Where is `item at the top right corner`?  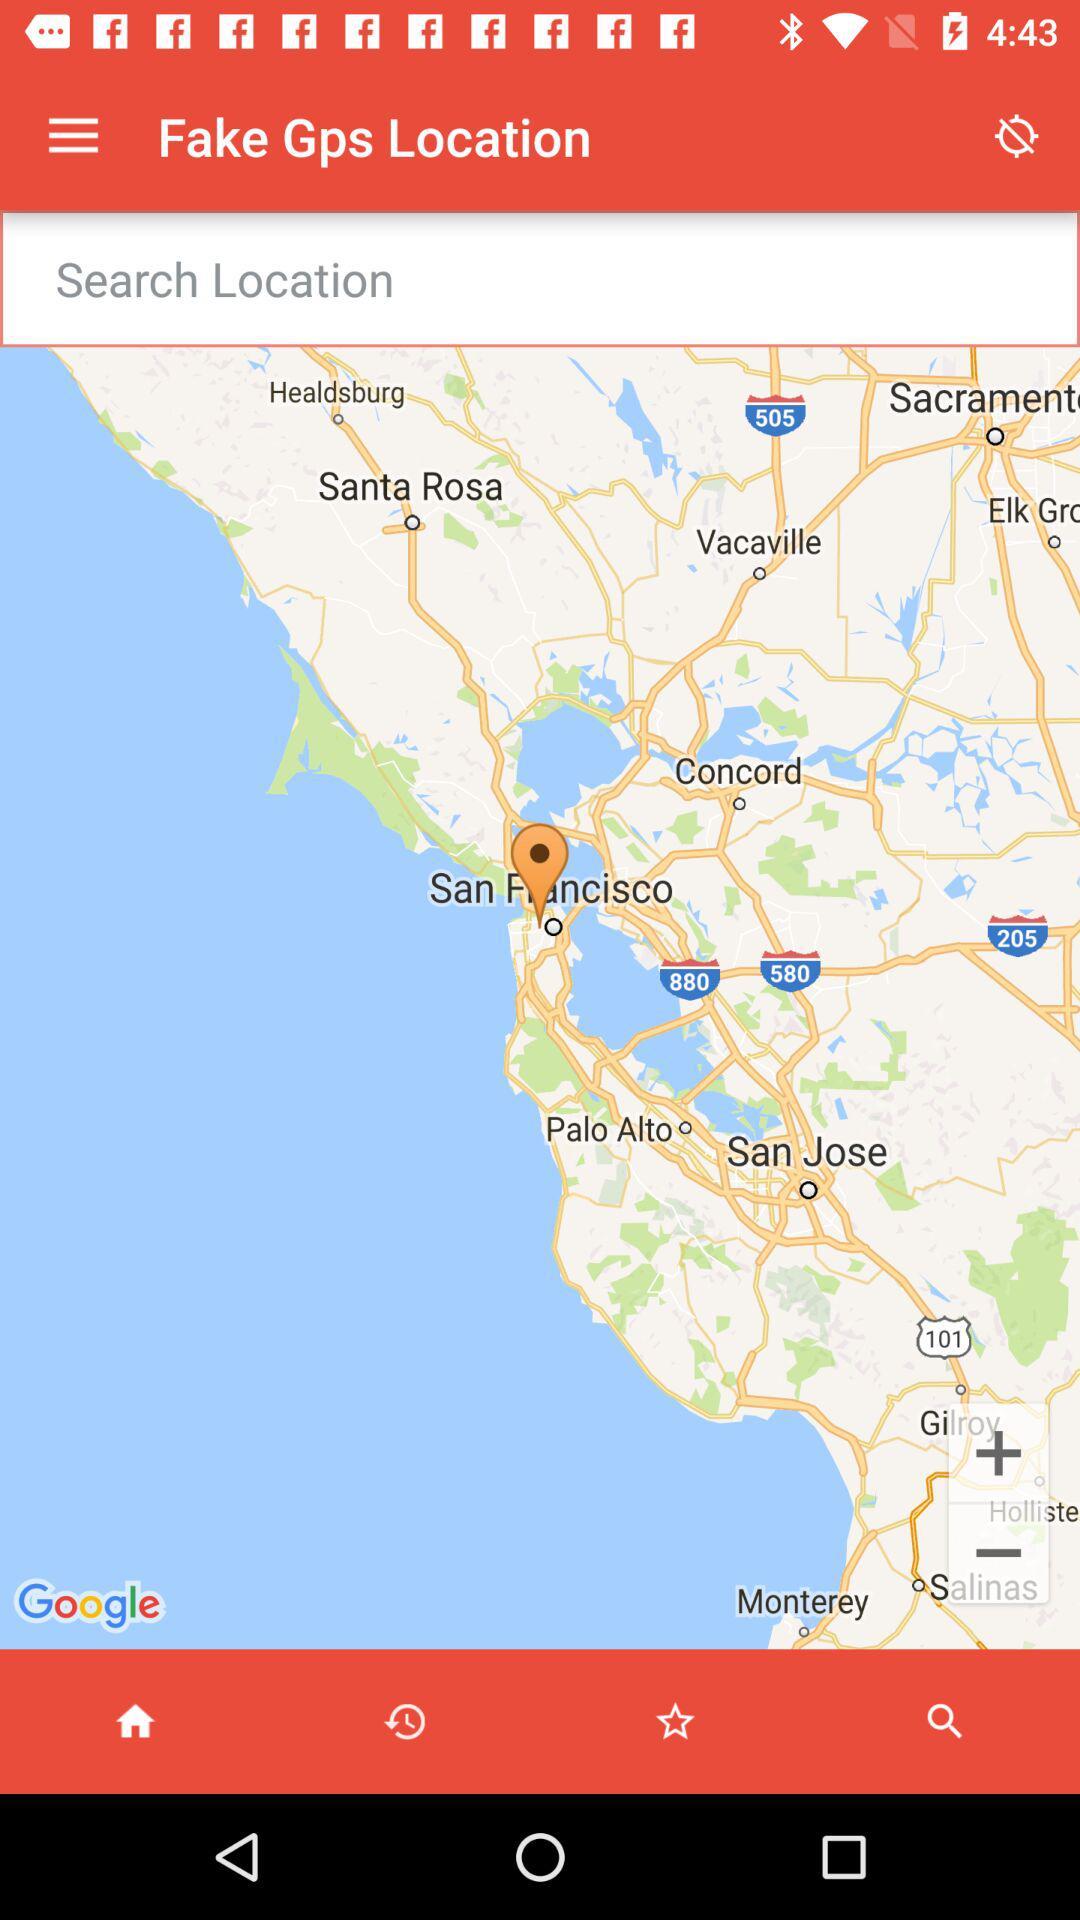
item at the top right corner is located at coordinates (1017, 135).